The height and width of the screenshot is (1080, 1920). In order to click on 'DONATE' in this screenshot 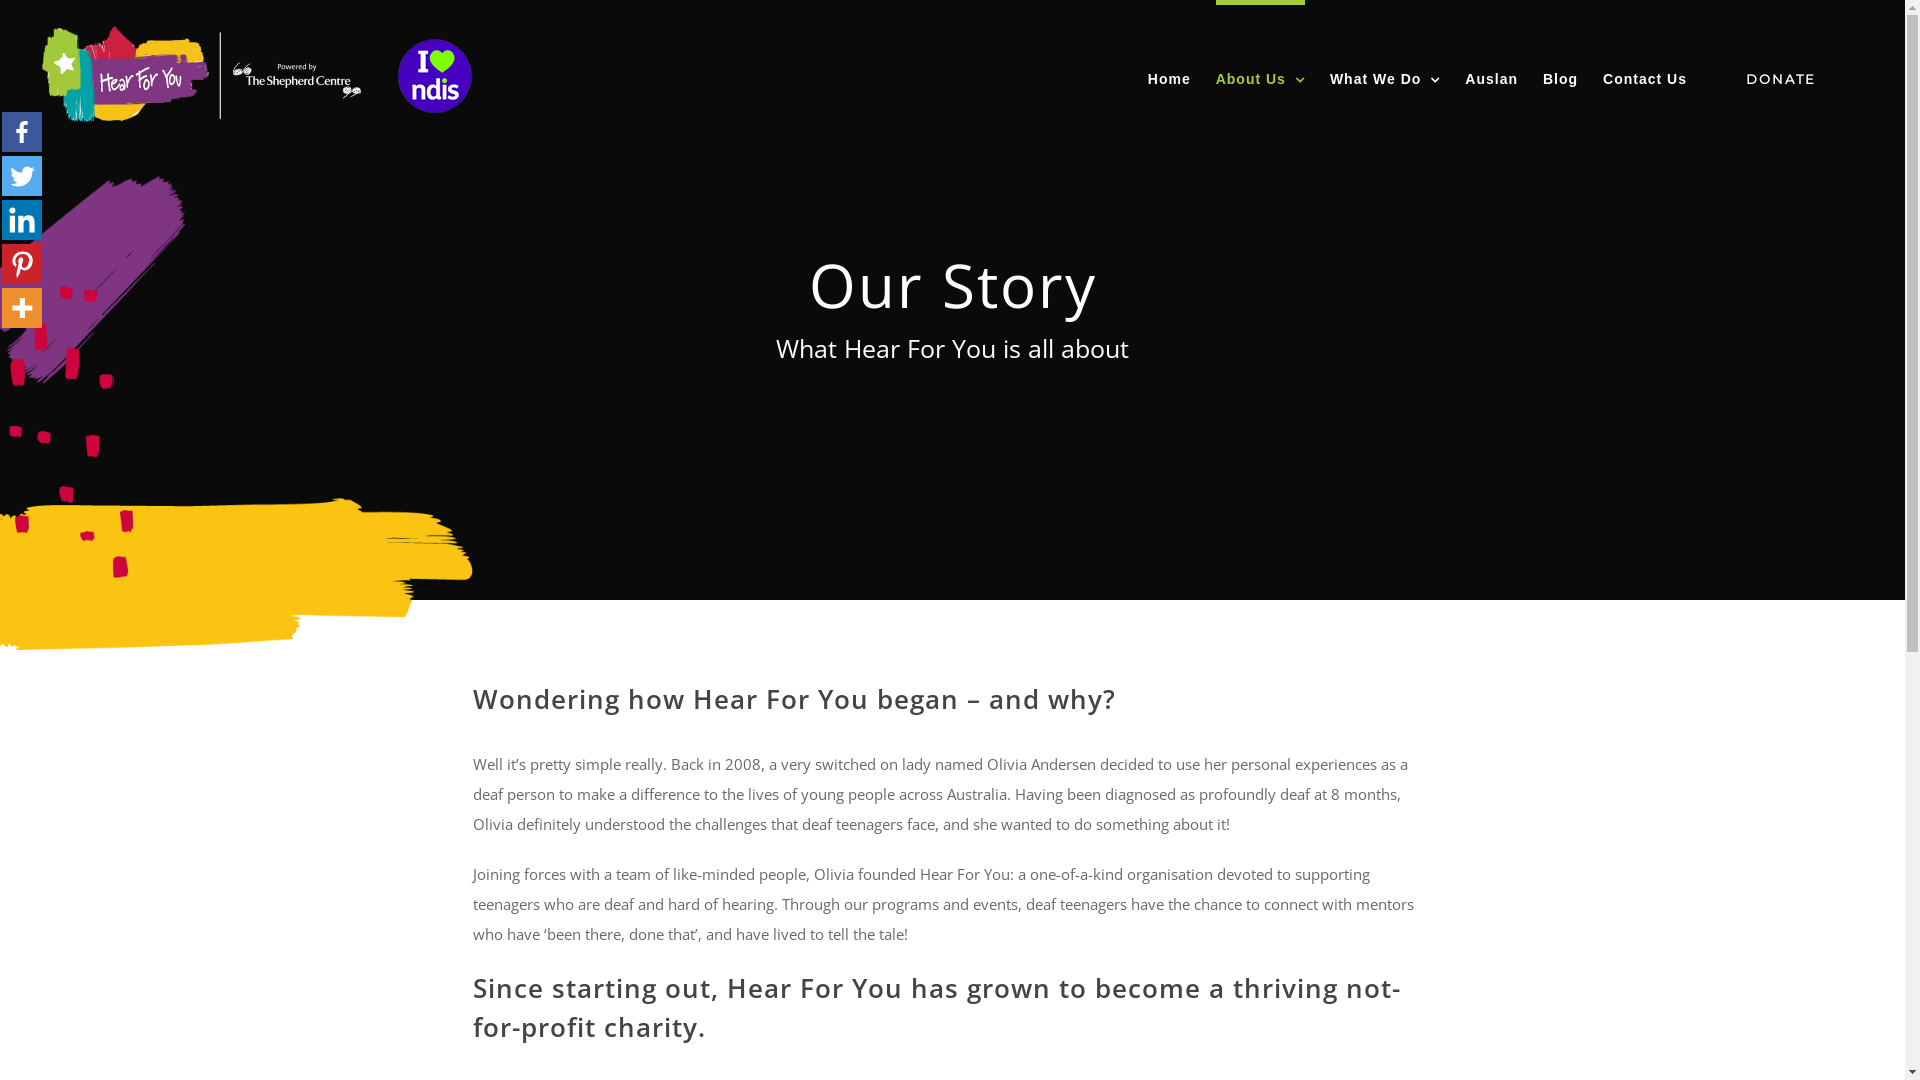, I will do `click(1711, 75)`.